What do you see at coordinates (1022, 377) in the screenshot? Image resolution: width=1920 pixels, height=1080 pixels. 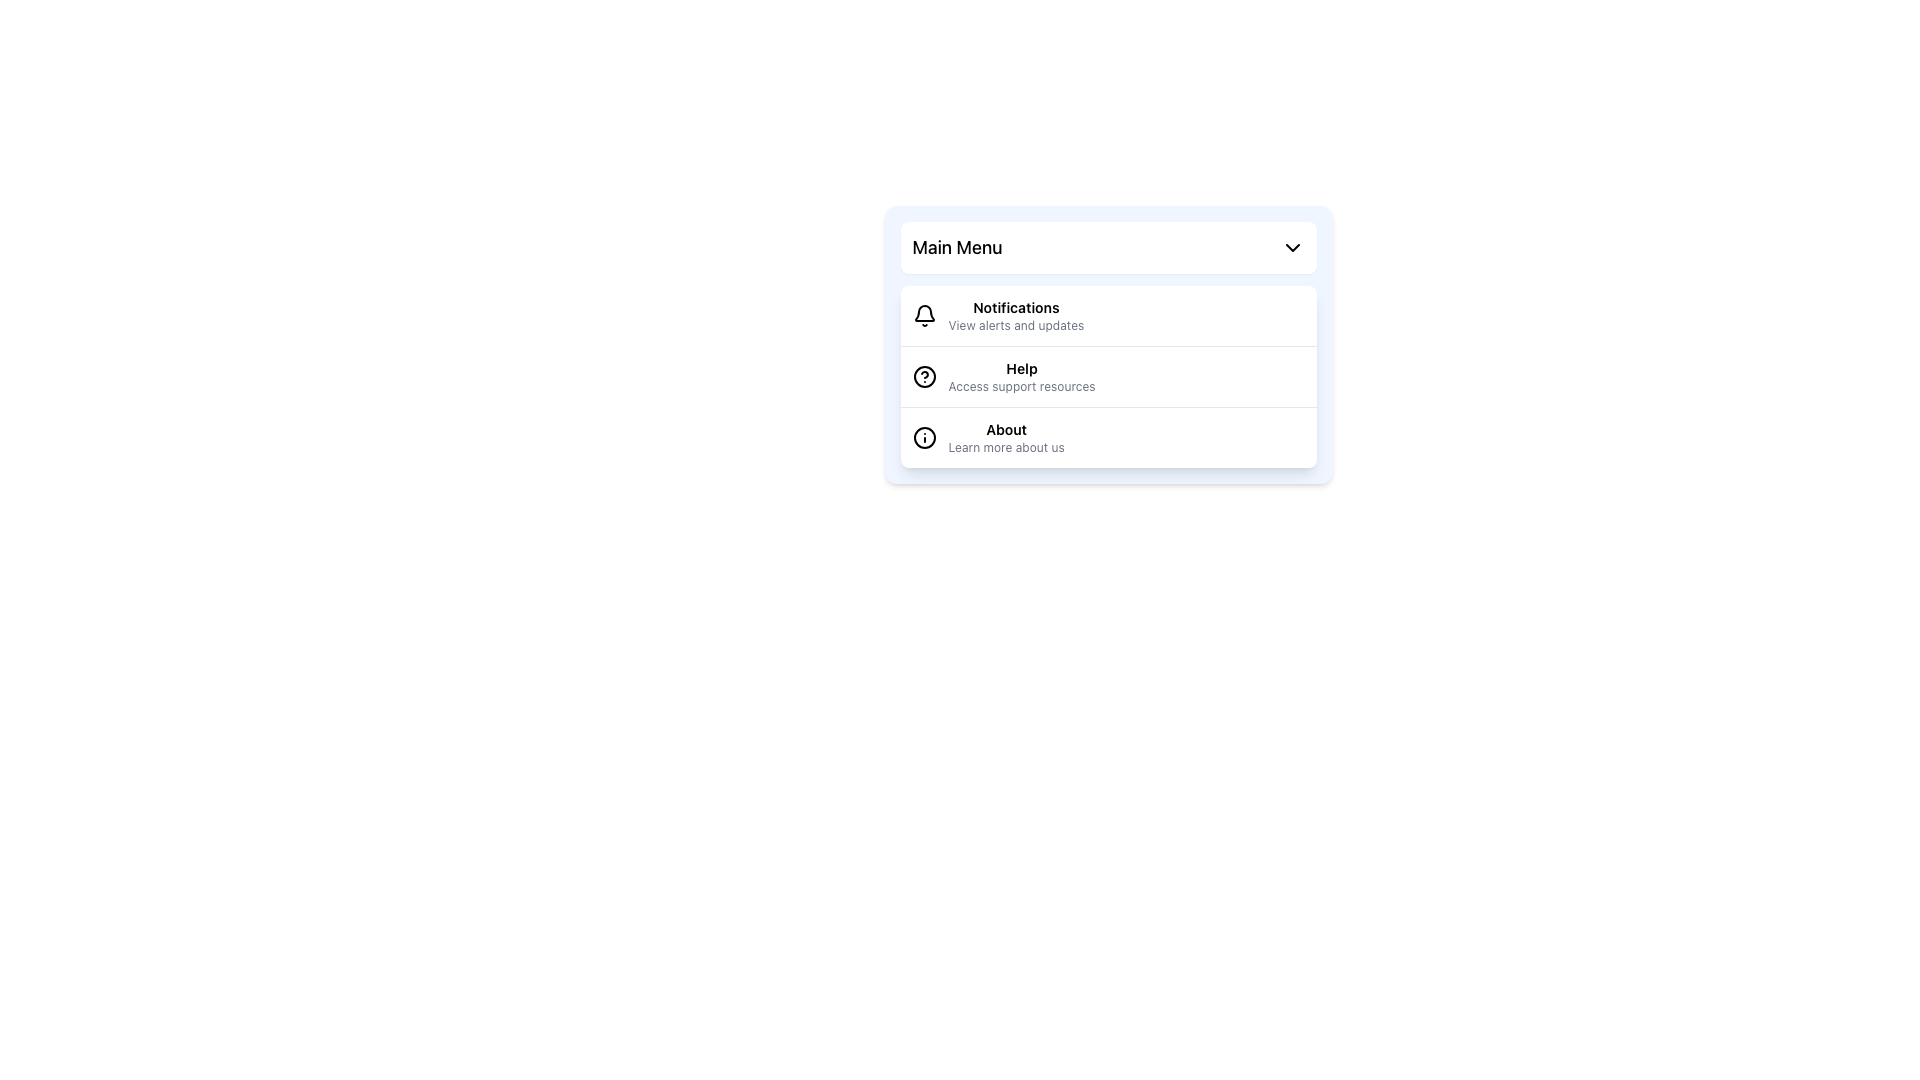 I see `the descriptive text label for accessing support resources, which is the second item in the vertical list of the dropdown menu under 'Notifications'` at bounding box center [1022, 377].